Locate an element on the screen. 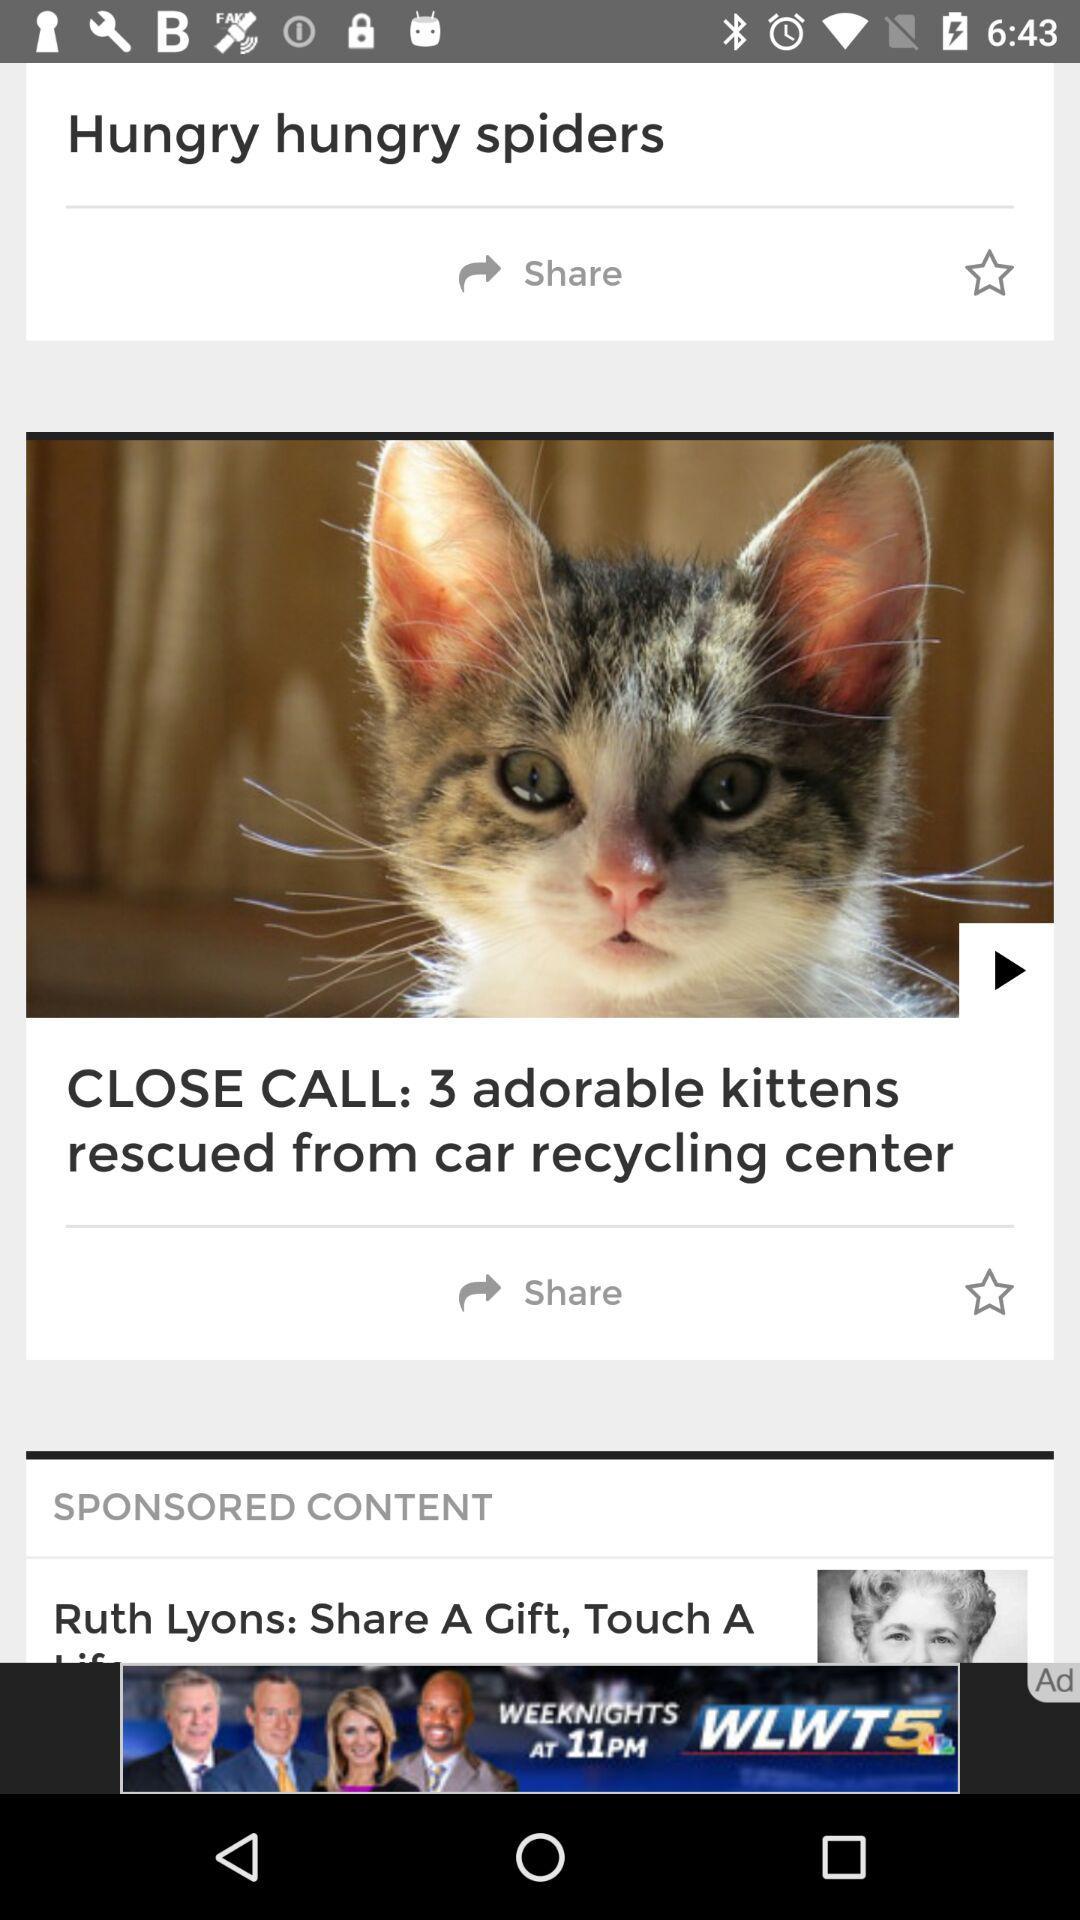  play option is located at coordinates (1006, 970).